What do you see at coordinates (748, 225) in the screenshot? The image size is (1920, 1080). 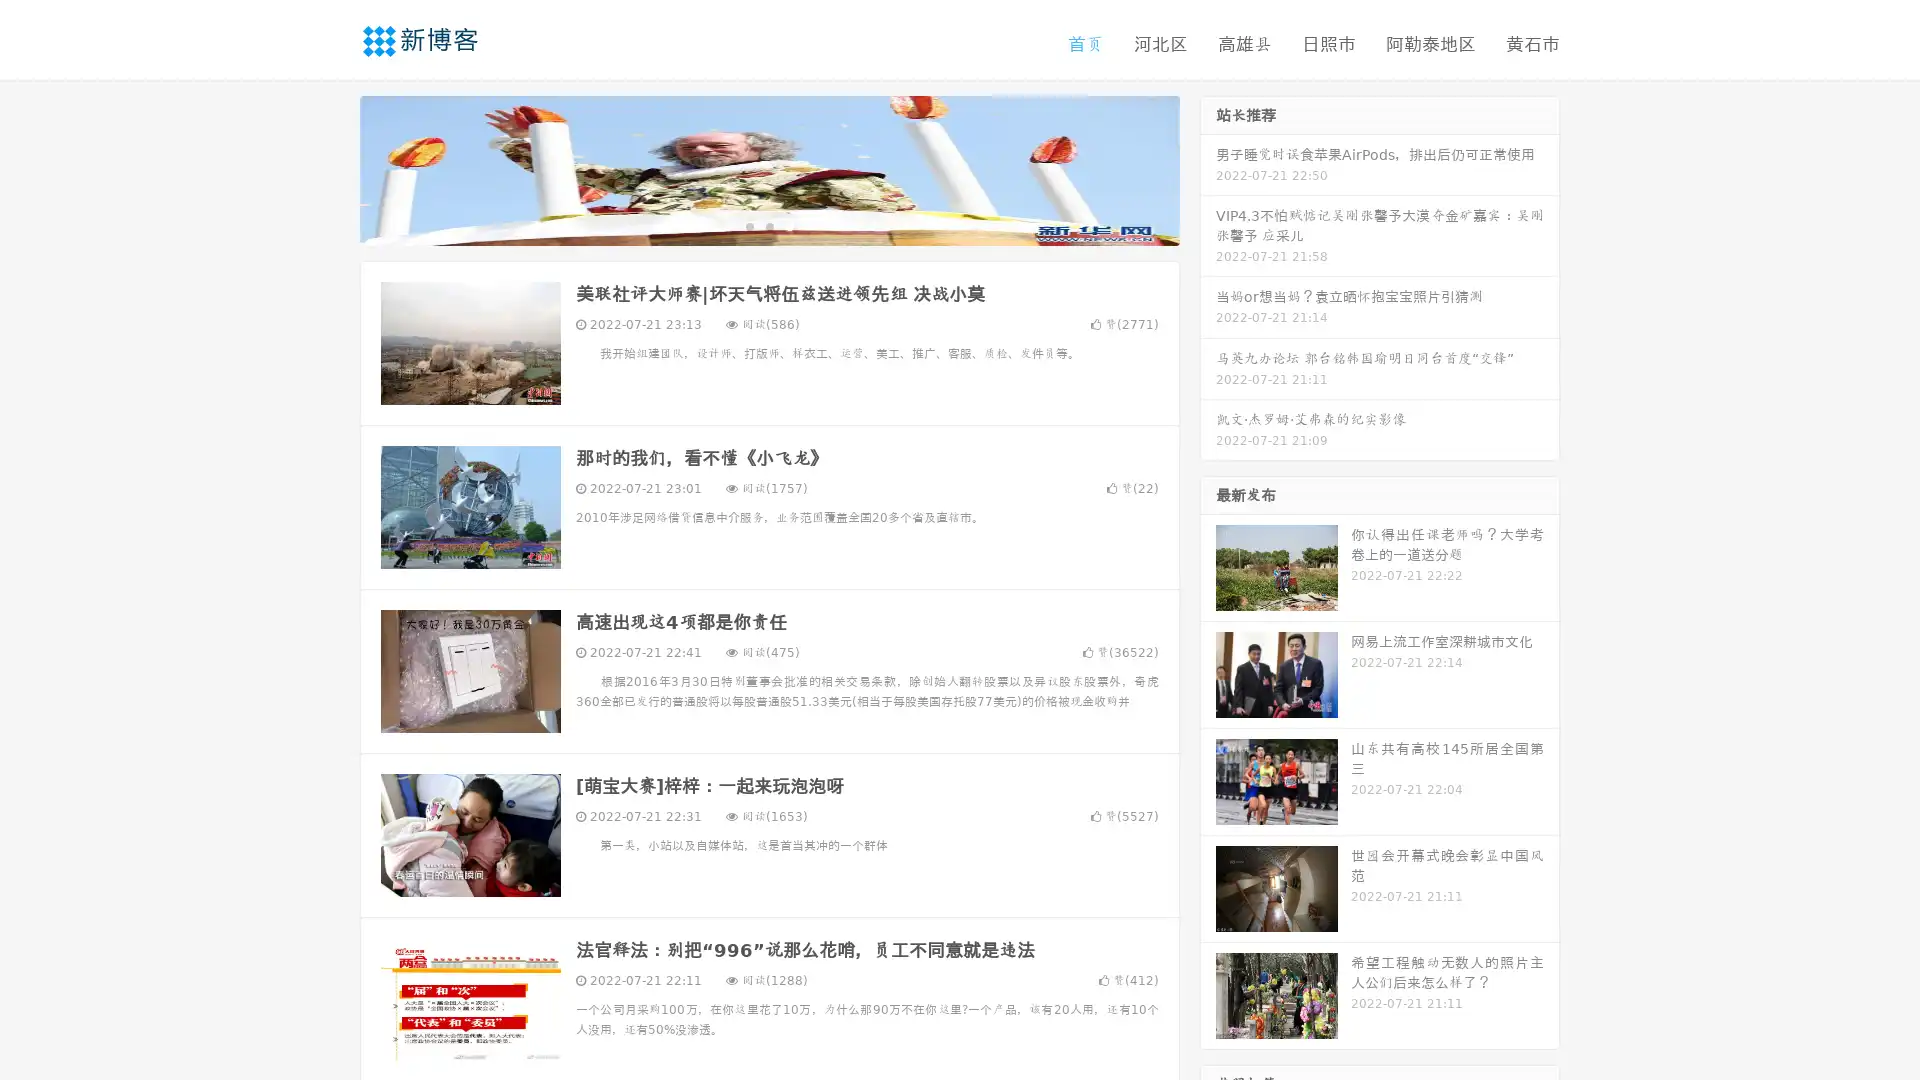 I see `Go to slide 1` at bounding box center [748, 225].